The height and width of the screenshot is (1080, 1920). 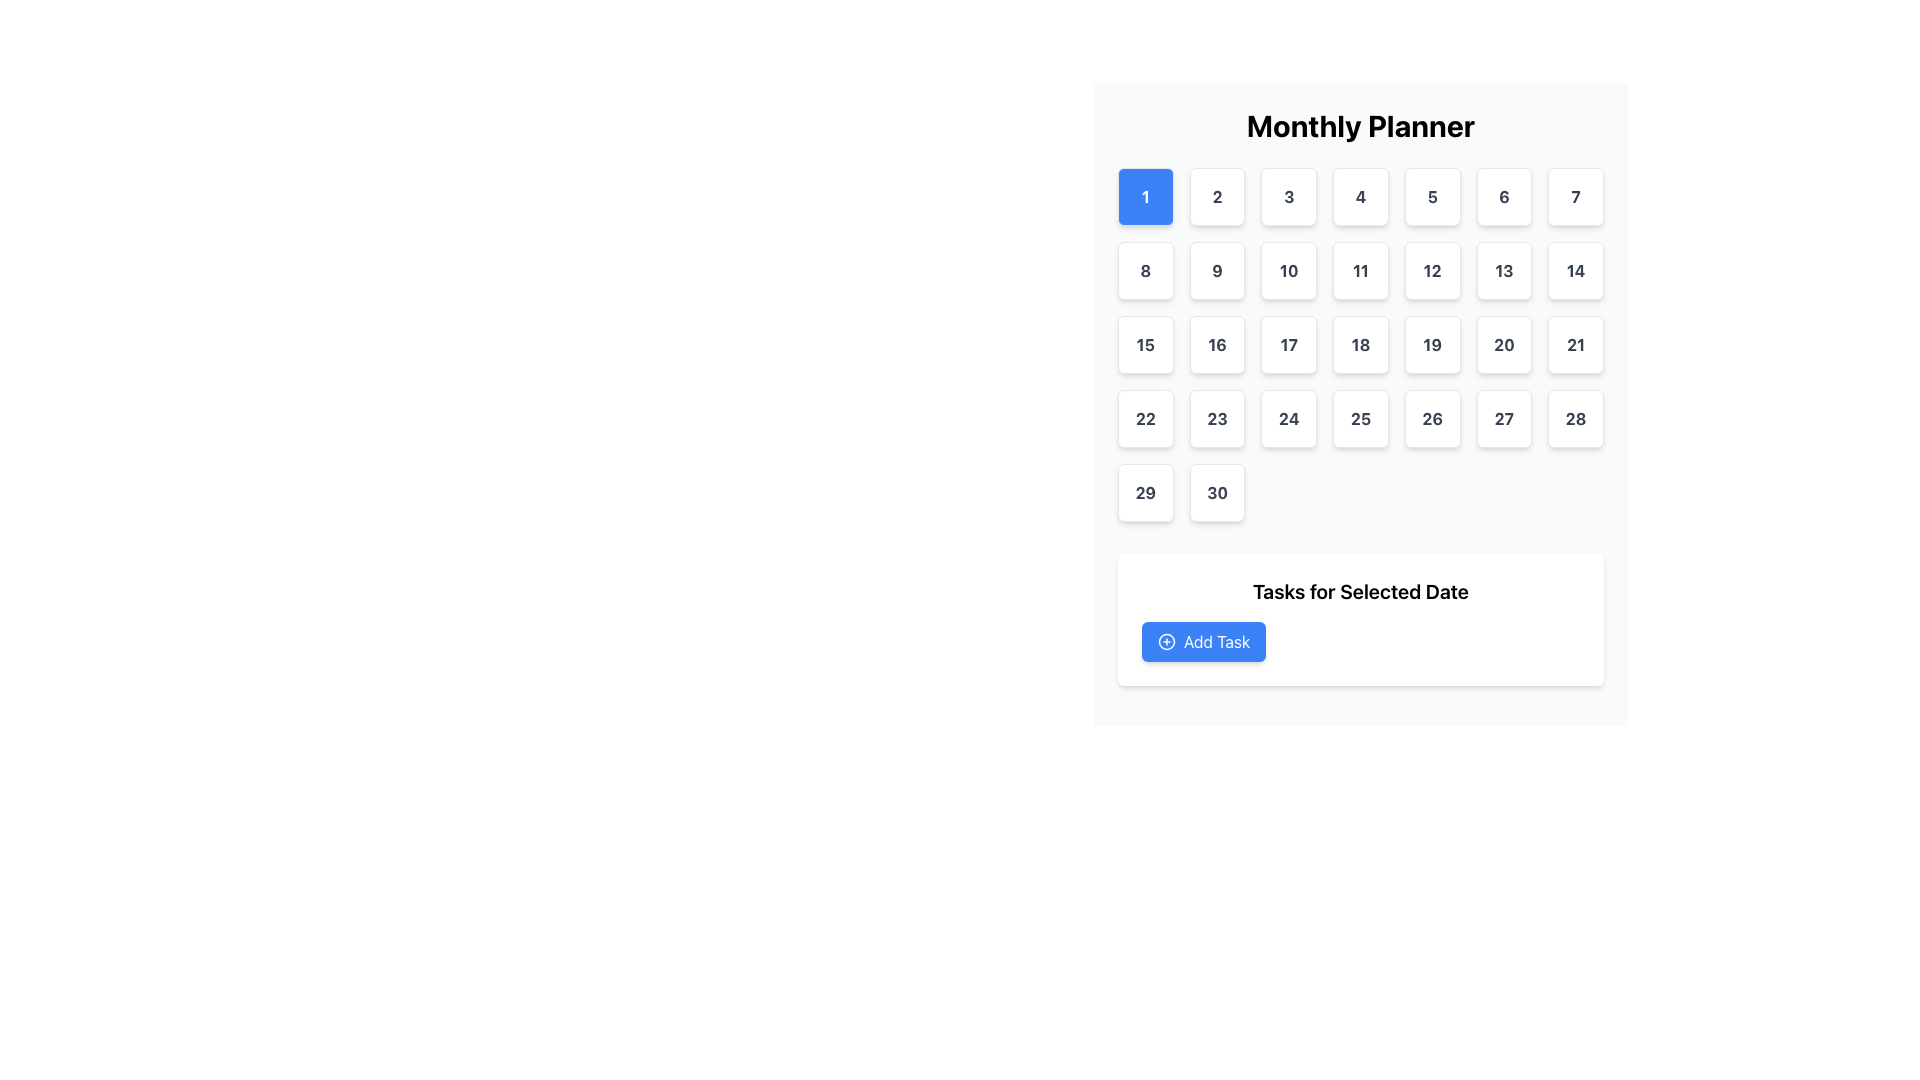 I want to click on the Interactive calendar date entry displaying the number '18', so click(x=1360, y=343).